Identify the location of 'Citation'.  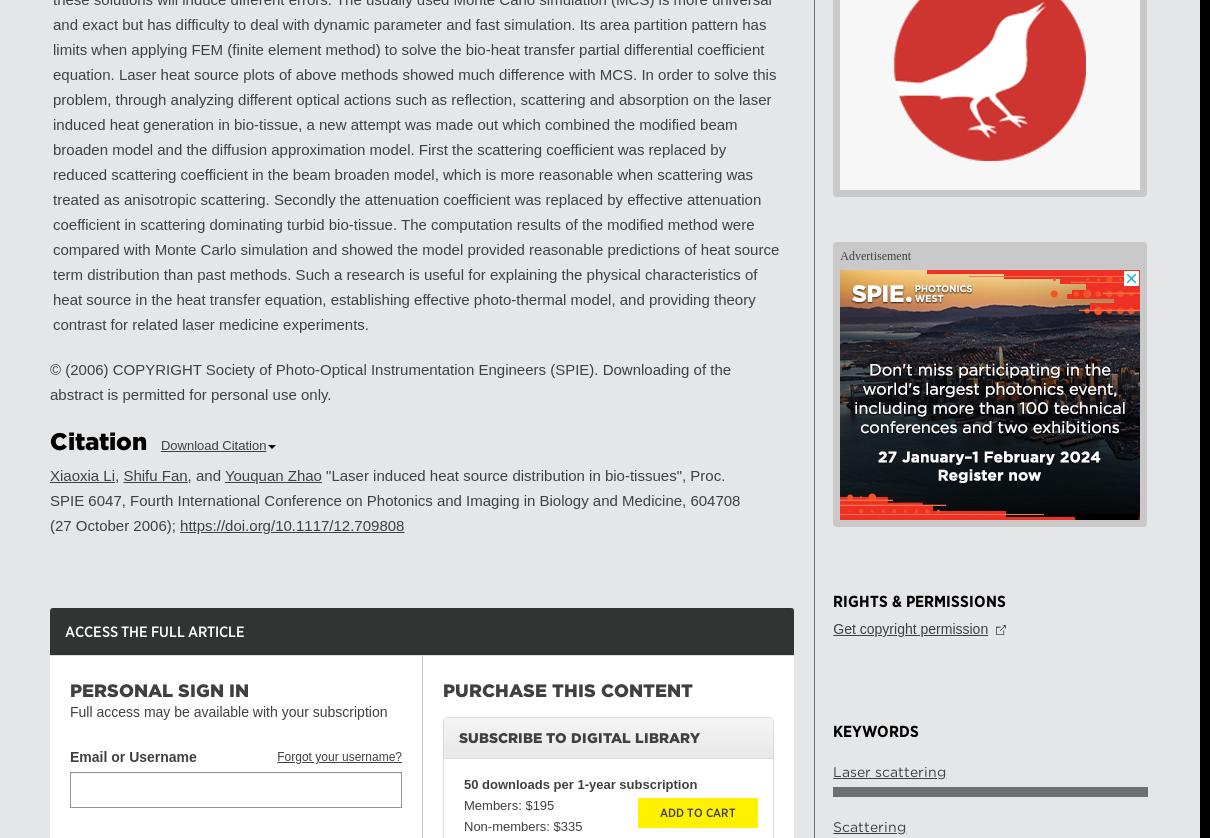
(48, 441).